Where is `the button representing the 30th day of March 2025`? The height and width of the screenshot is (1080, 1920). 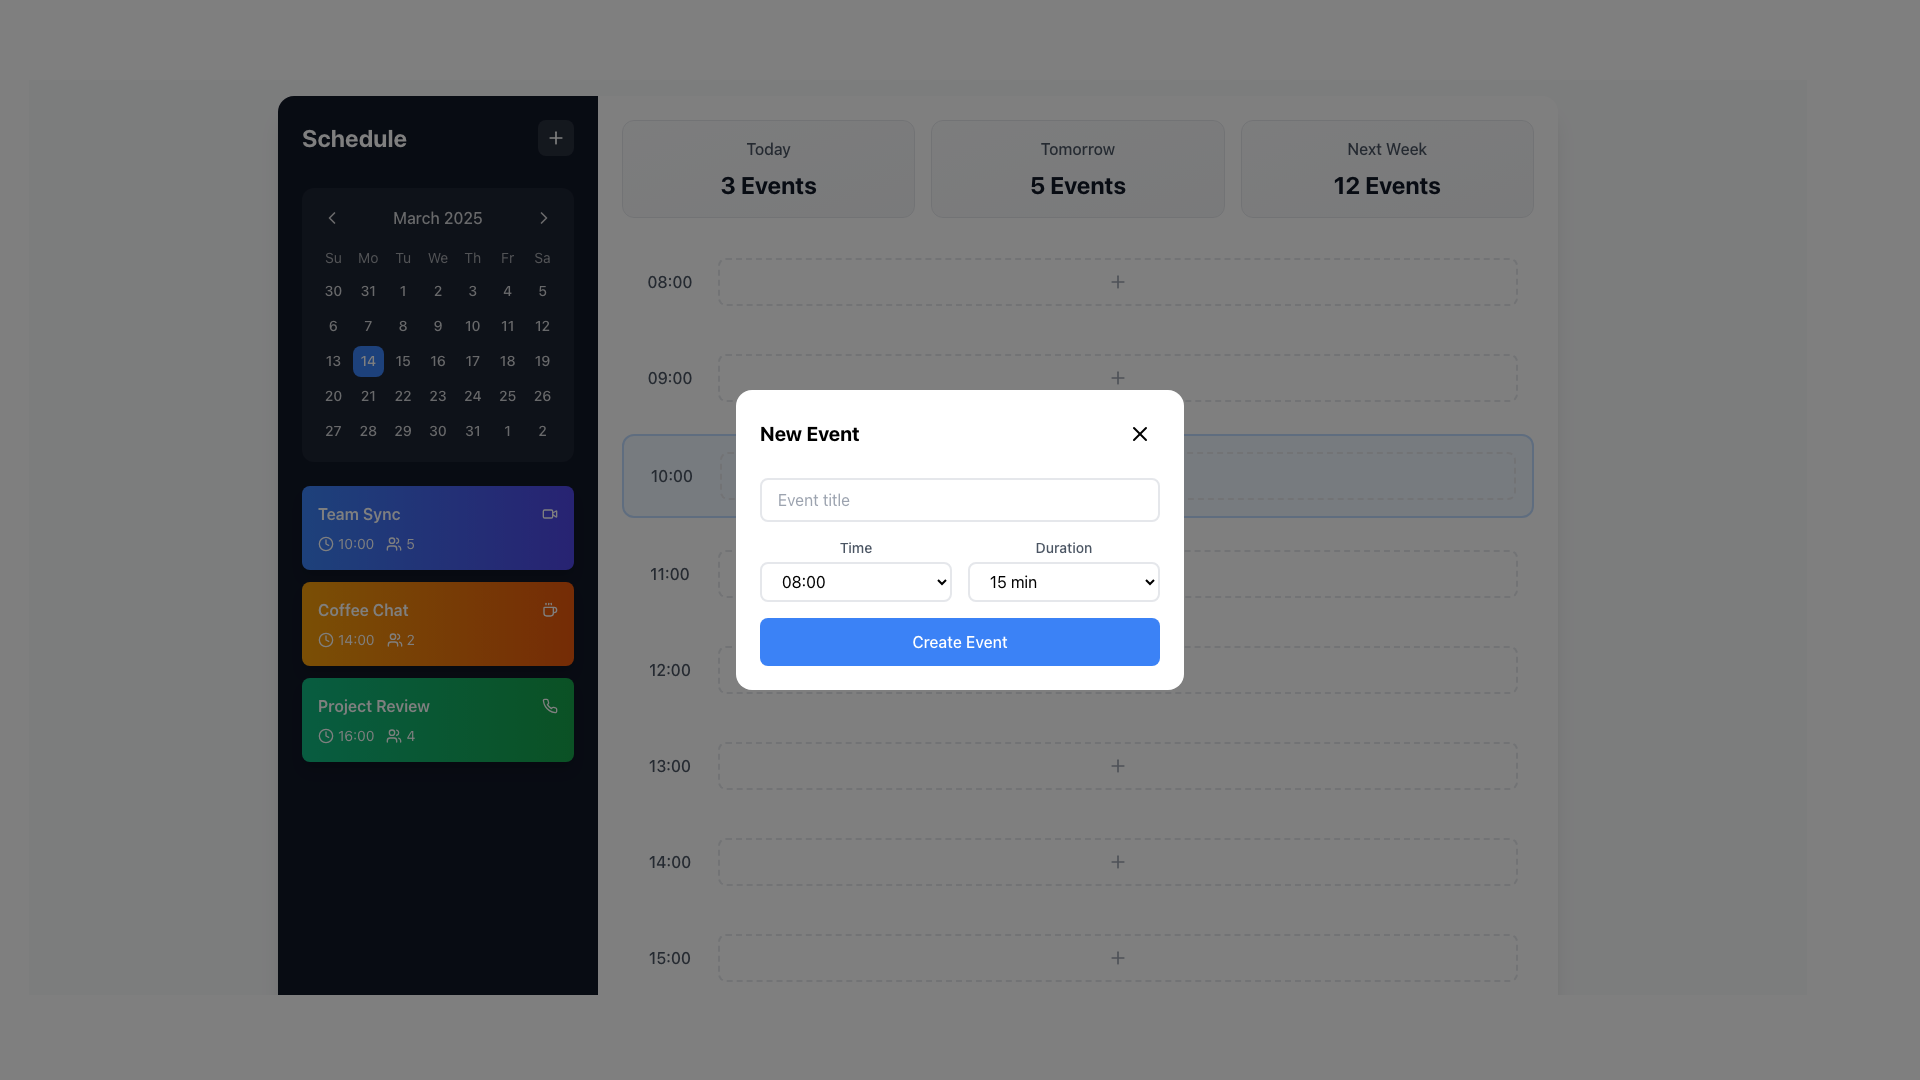
the button representing the 30th day of March 2025 is located at coordinates (436, 429).